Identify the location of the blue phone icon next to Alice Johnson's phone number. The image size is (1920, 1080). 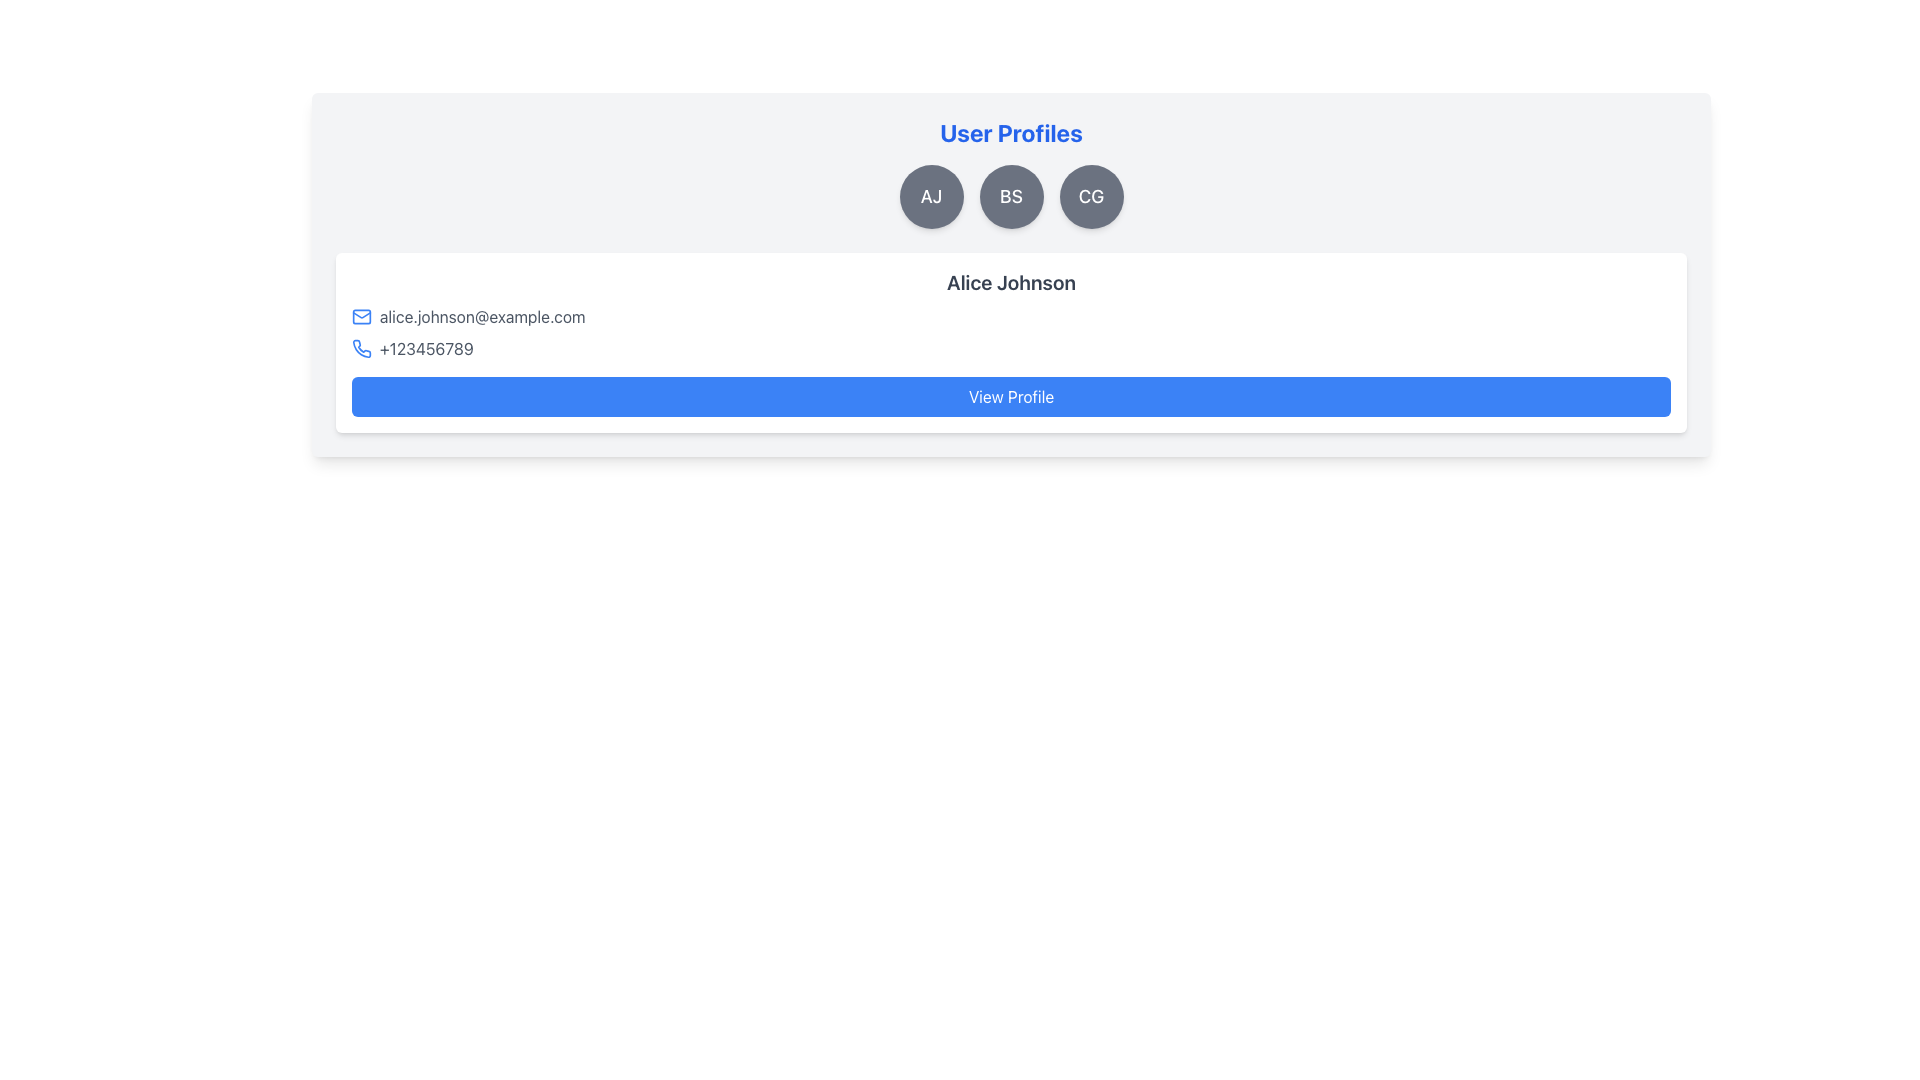
(362, 347).